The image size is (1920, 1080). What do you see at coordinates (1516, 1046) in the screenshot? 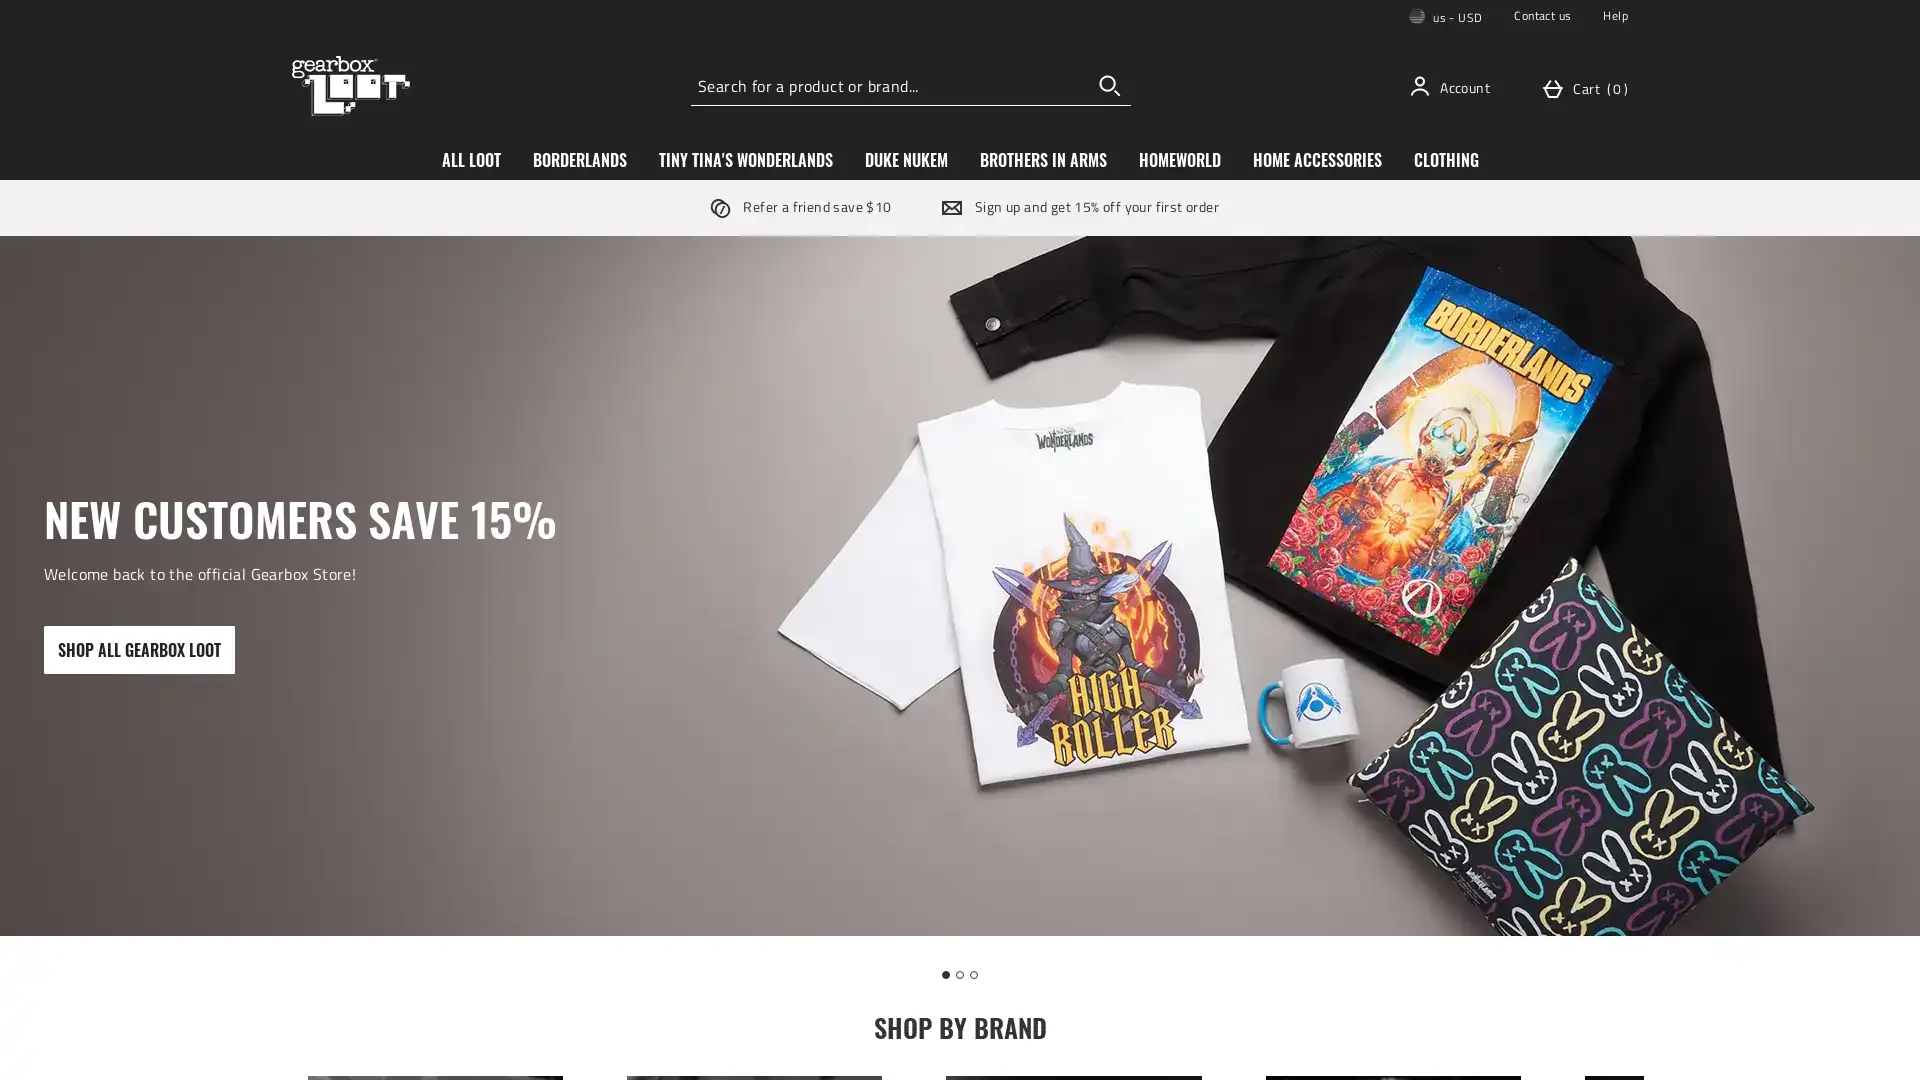
I see `ACCEPT` at bounding box center [1516, 1046].